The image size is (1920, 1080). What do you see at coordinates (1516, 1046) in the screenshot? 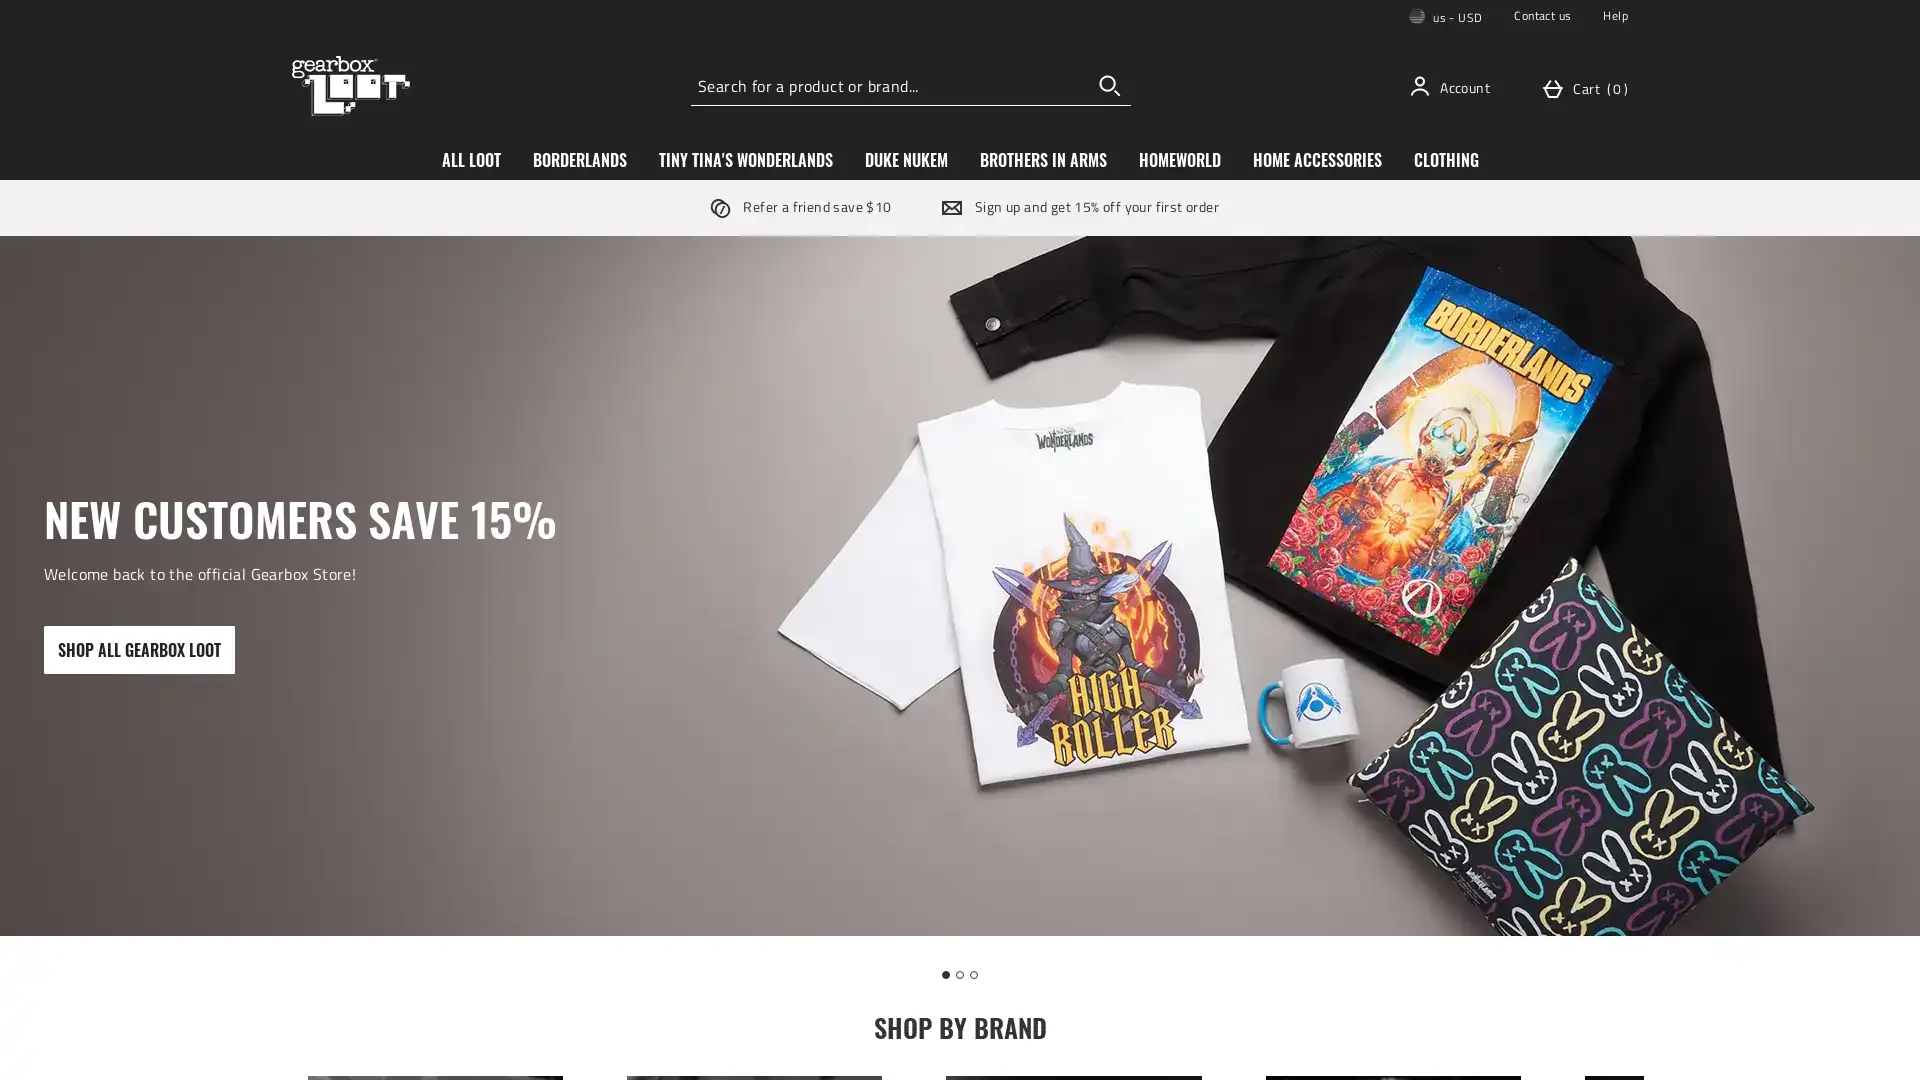
I see `ACCEPT` at bounding box center [1516, 1046].